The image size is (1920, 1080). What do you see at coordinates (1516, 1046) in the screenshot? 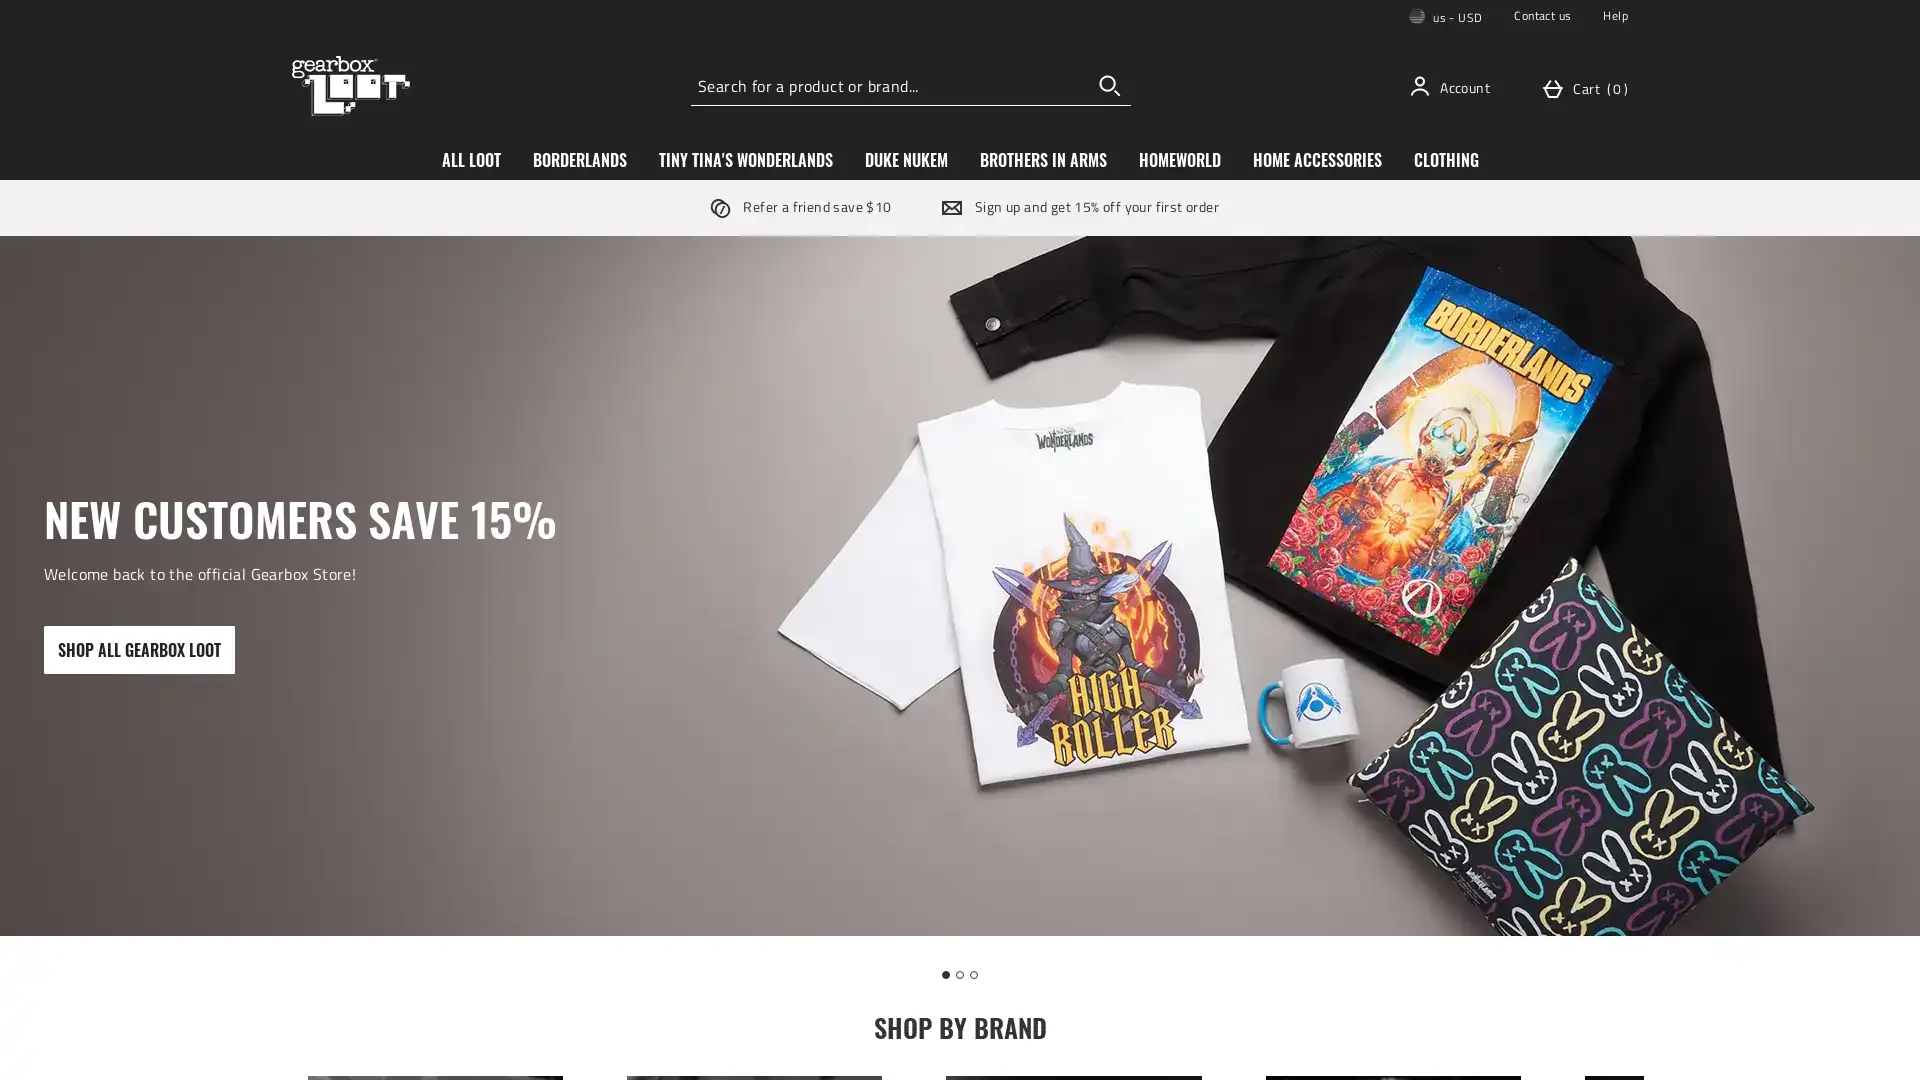
I see `ACCEPT` at bounding box center [1516, 1046].